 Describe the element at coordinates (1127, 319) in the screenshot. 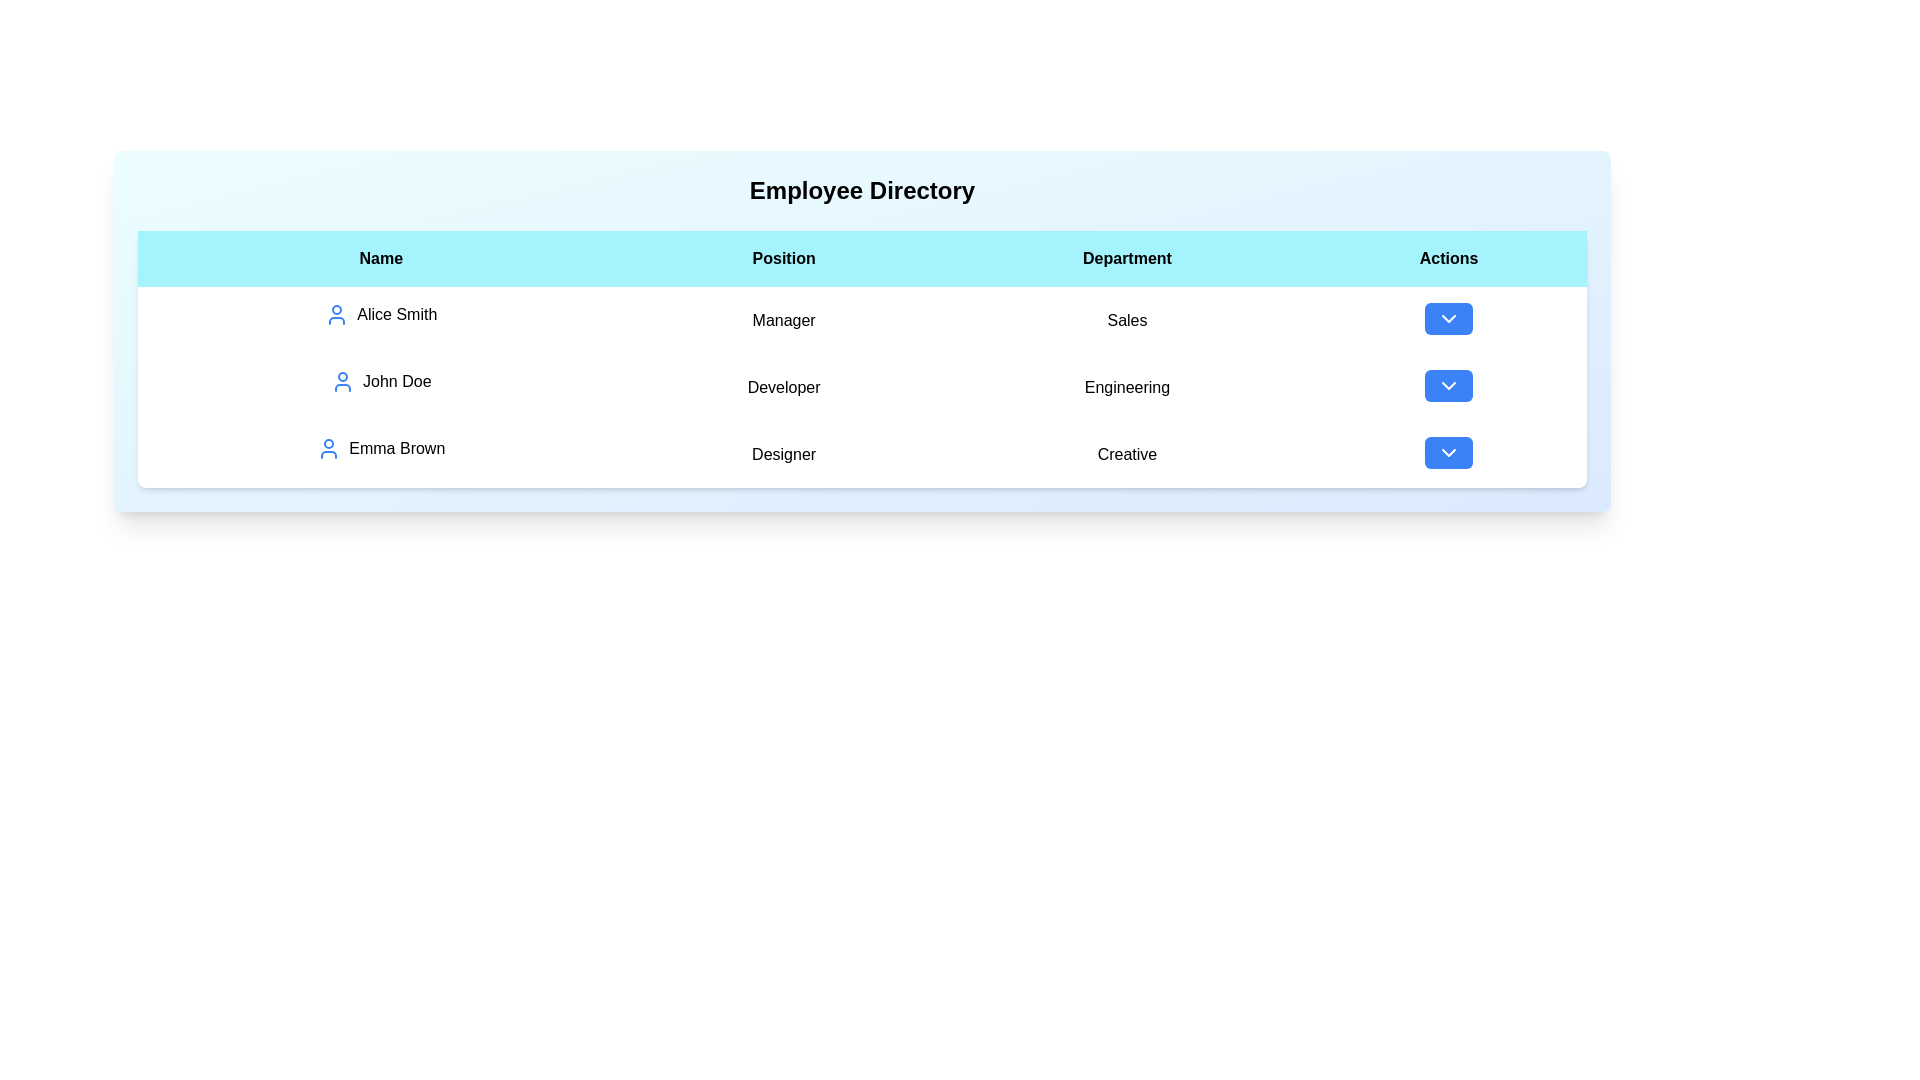

I see `the Text label displaying the department name for employee 'Alice Smith' in the 'Department' column of the structured table` at that location.